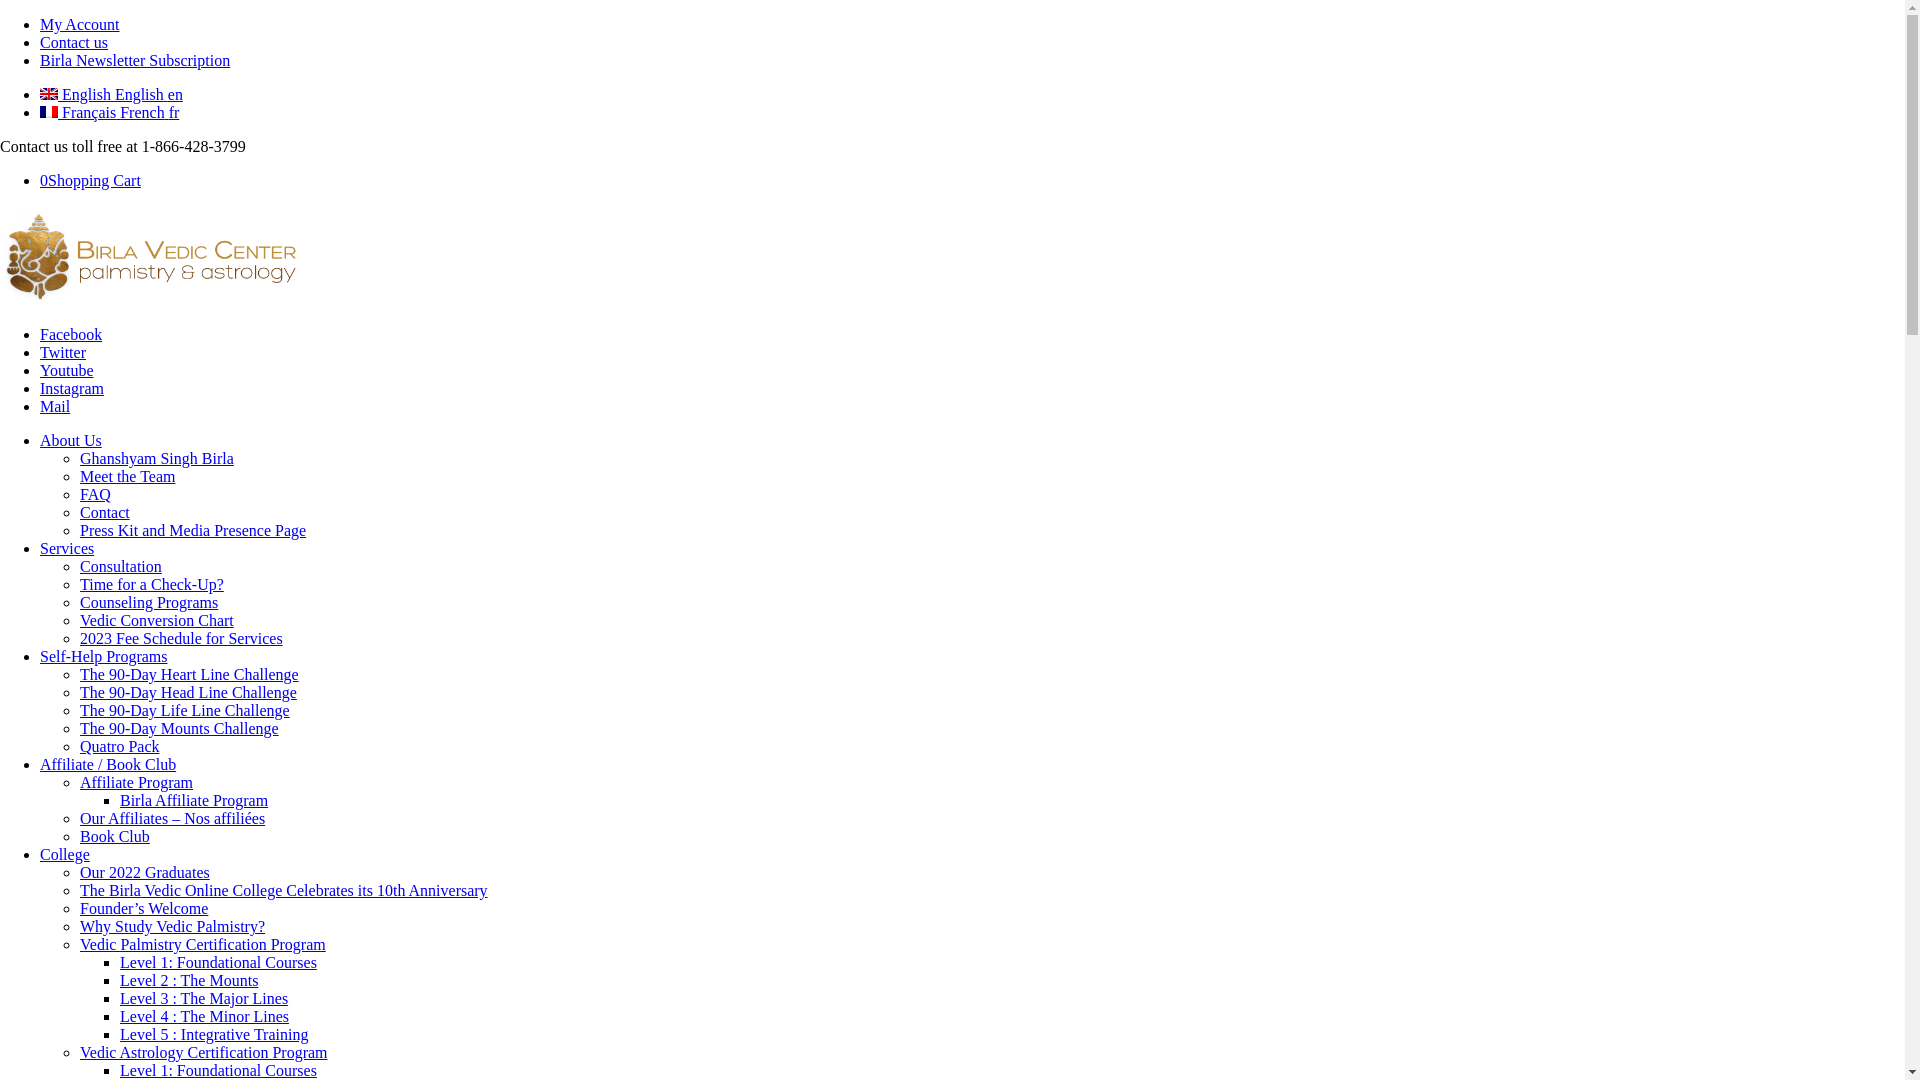  Describe the element at coordinates (71, 333) in the screenshot. I see `'Facebook'` at that location.